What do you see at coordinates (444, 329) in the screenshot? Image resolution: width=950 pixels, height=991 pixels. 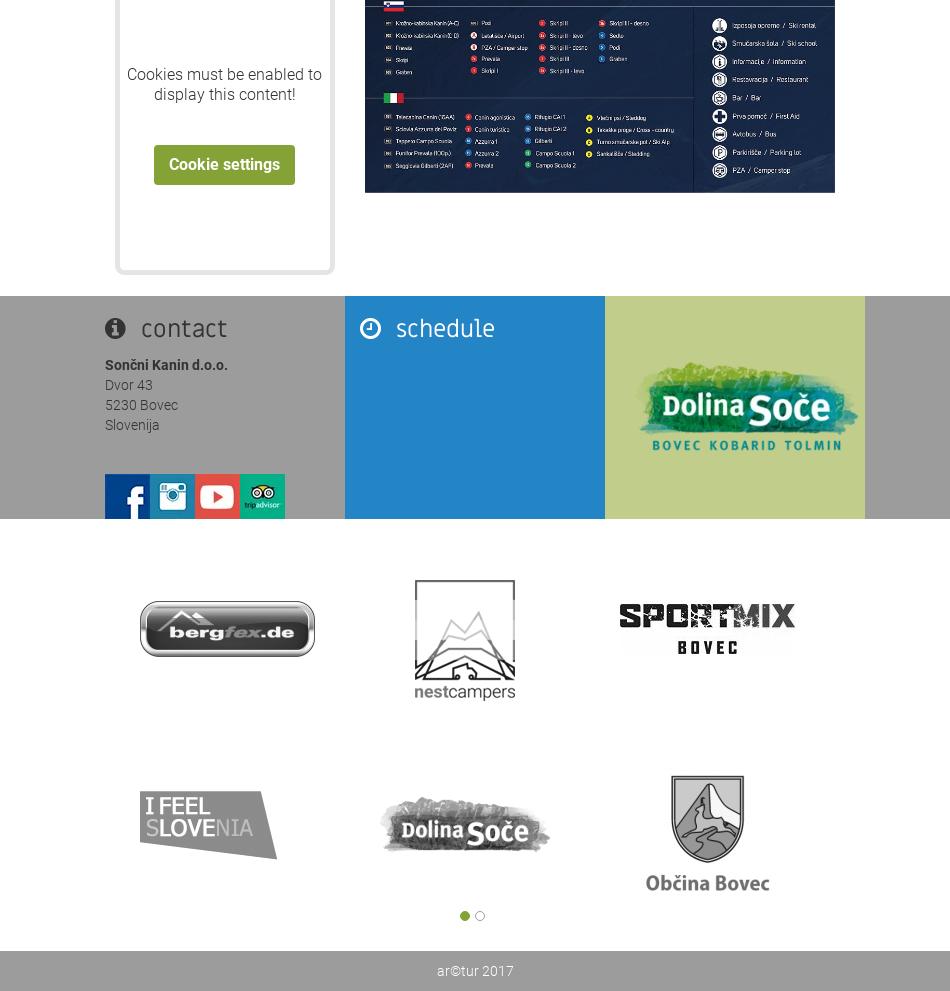 I see `'schedule'` at bounding box center [444, 329].